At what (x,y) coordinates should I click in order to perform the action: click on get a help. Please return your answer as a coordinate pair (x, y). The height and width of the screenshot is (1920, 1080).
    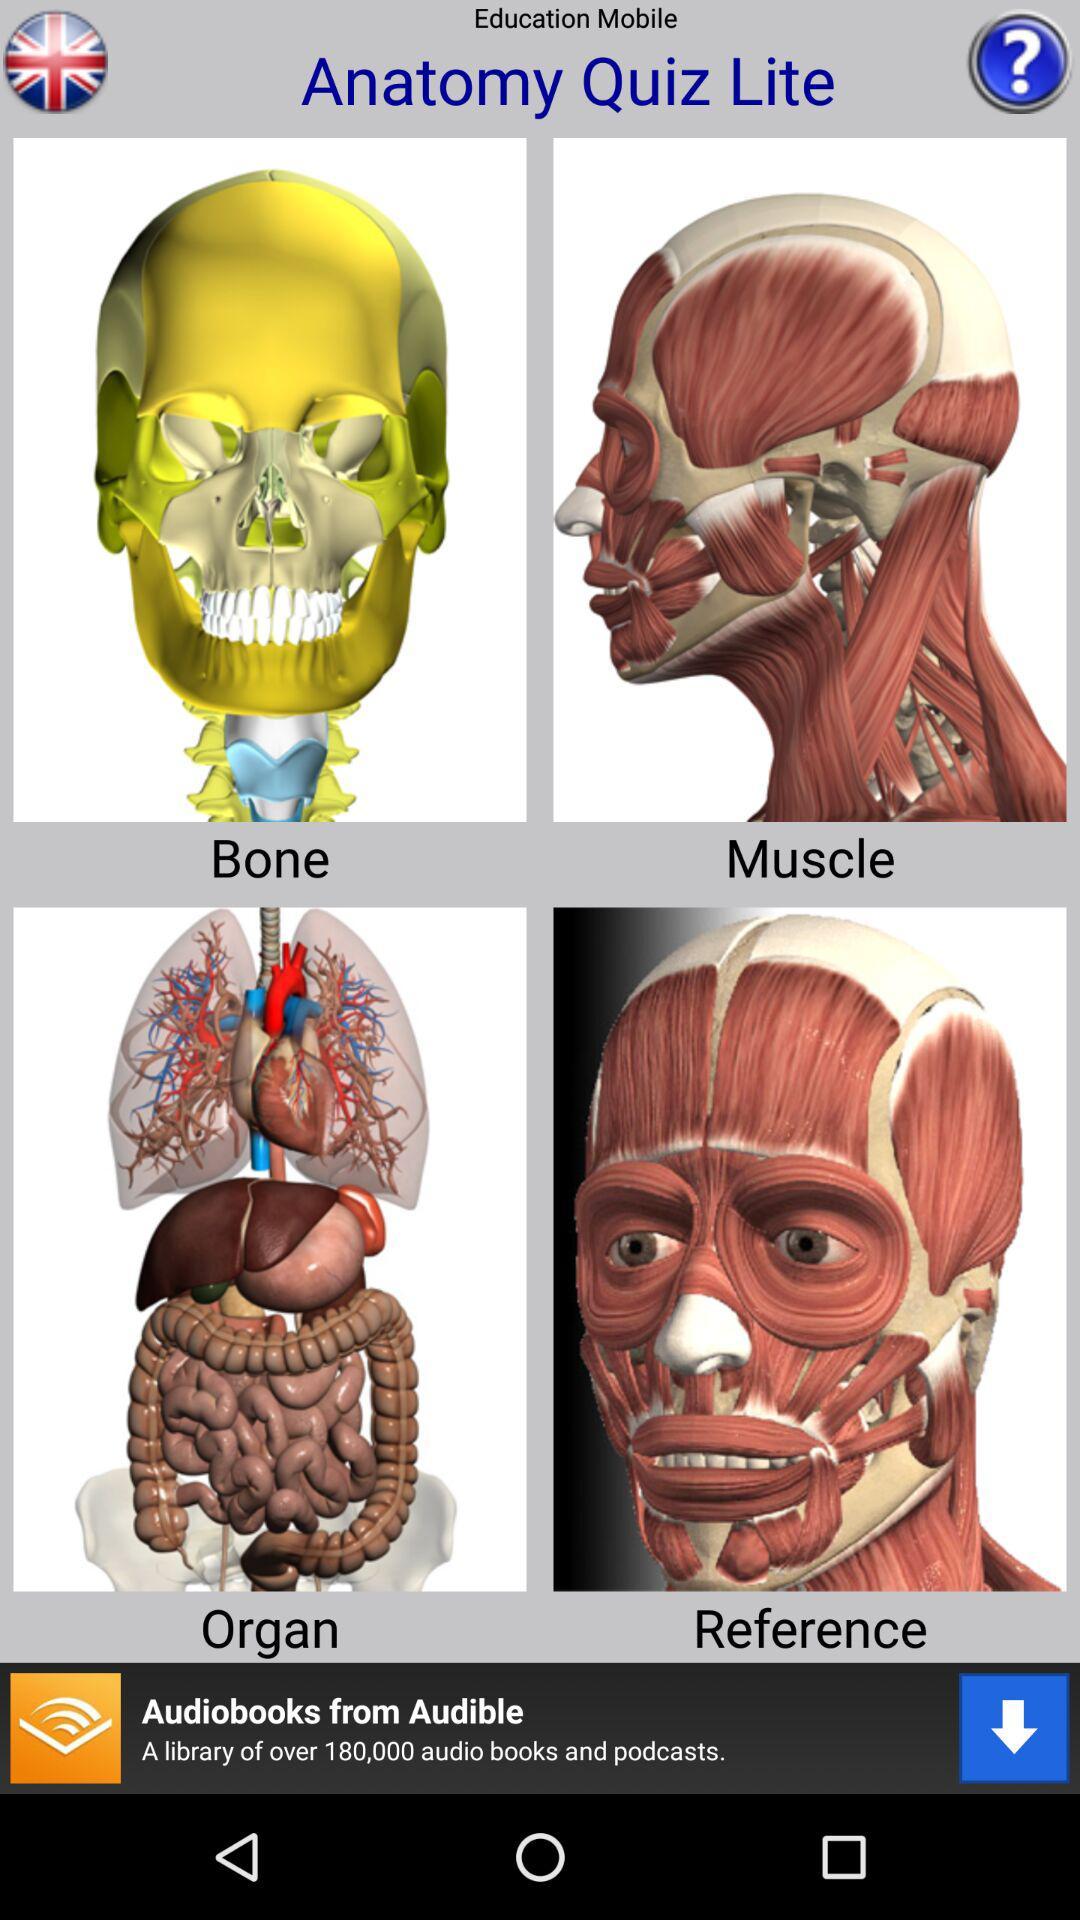
    Looking at the image, I should click on (1020, 61).